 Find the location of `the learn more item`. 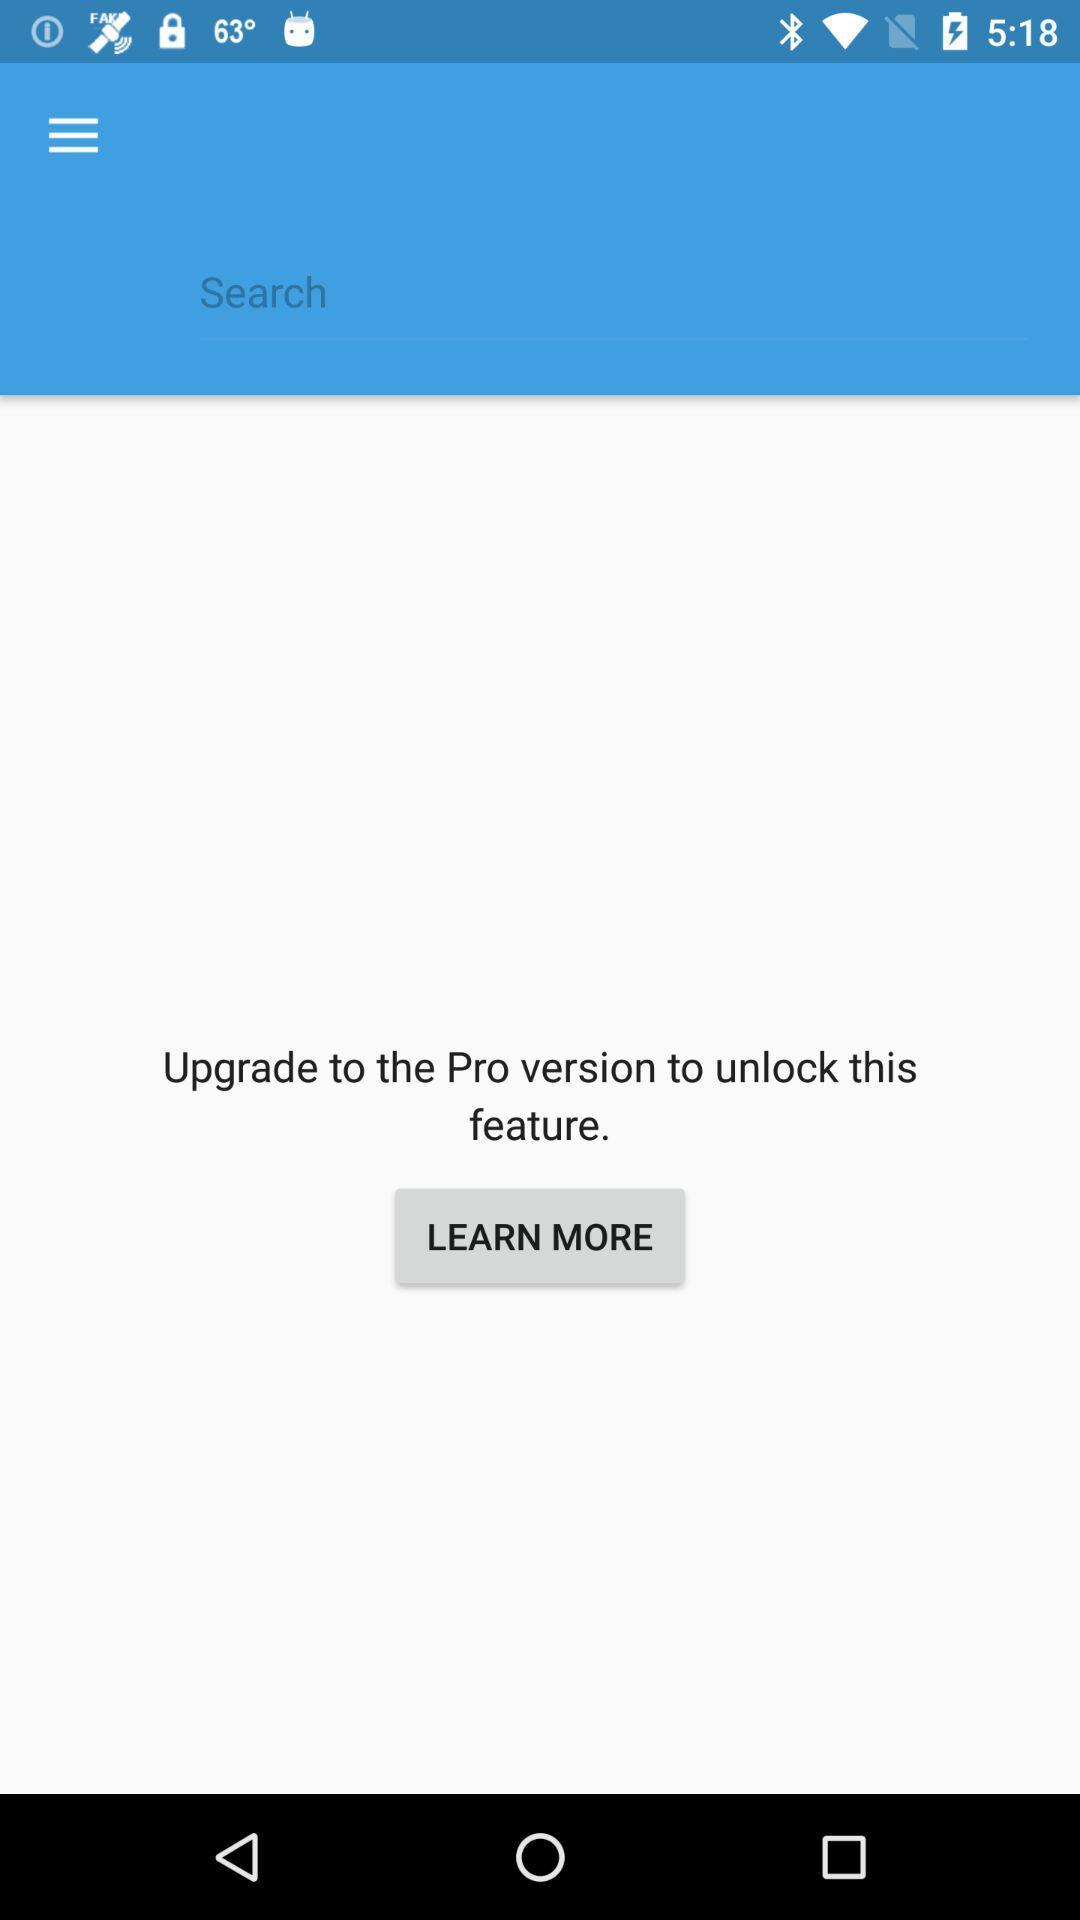

the learn more item is located at coordinates (540, 1234).